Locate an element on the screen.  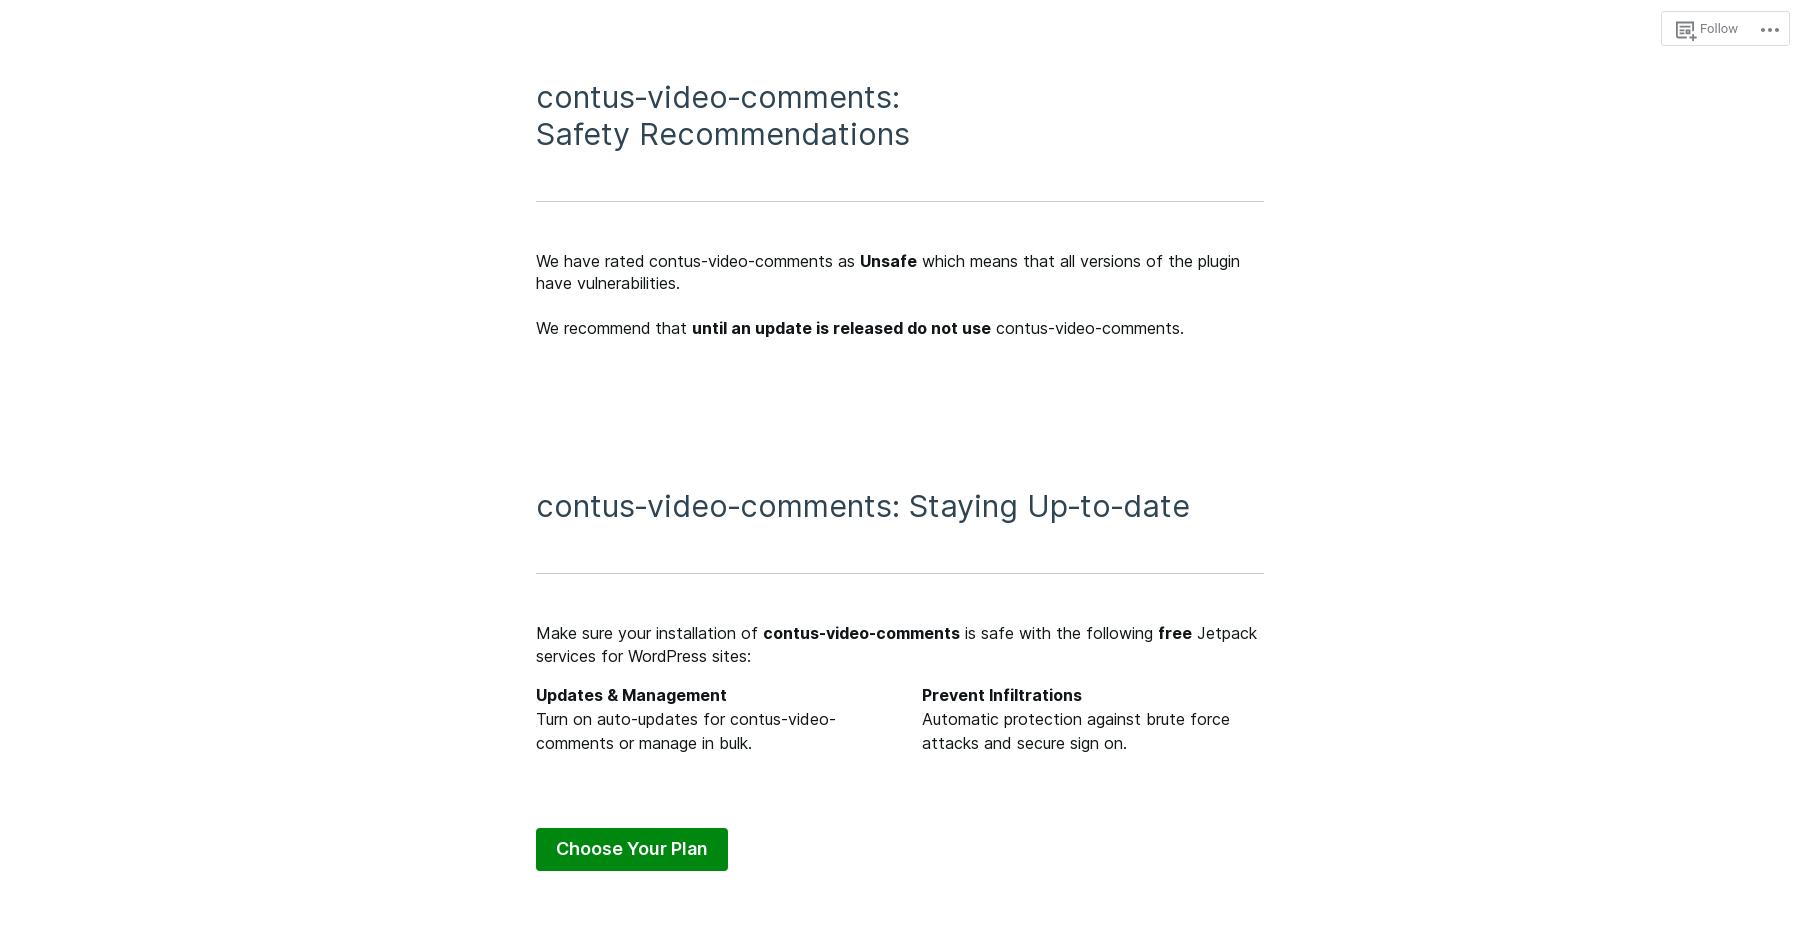
'We have rated contus-video-comments as' is located at coordinates (697, 259).